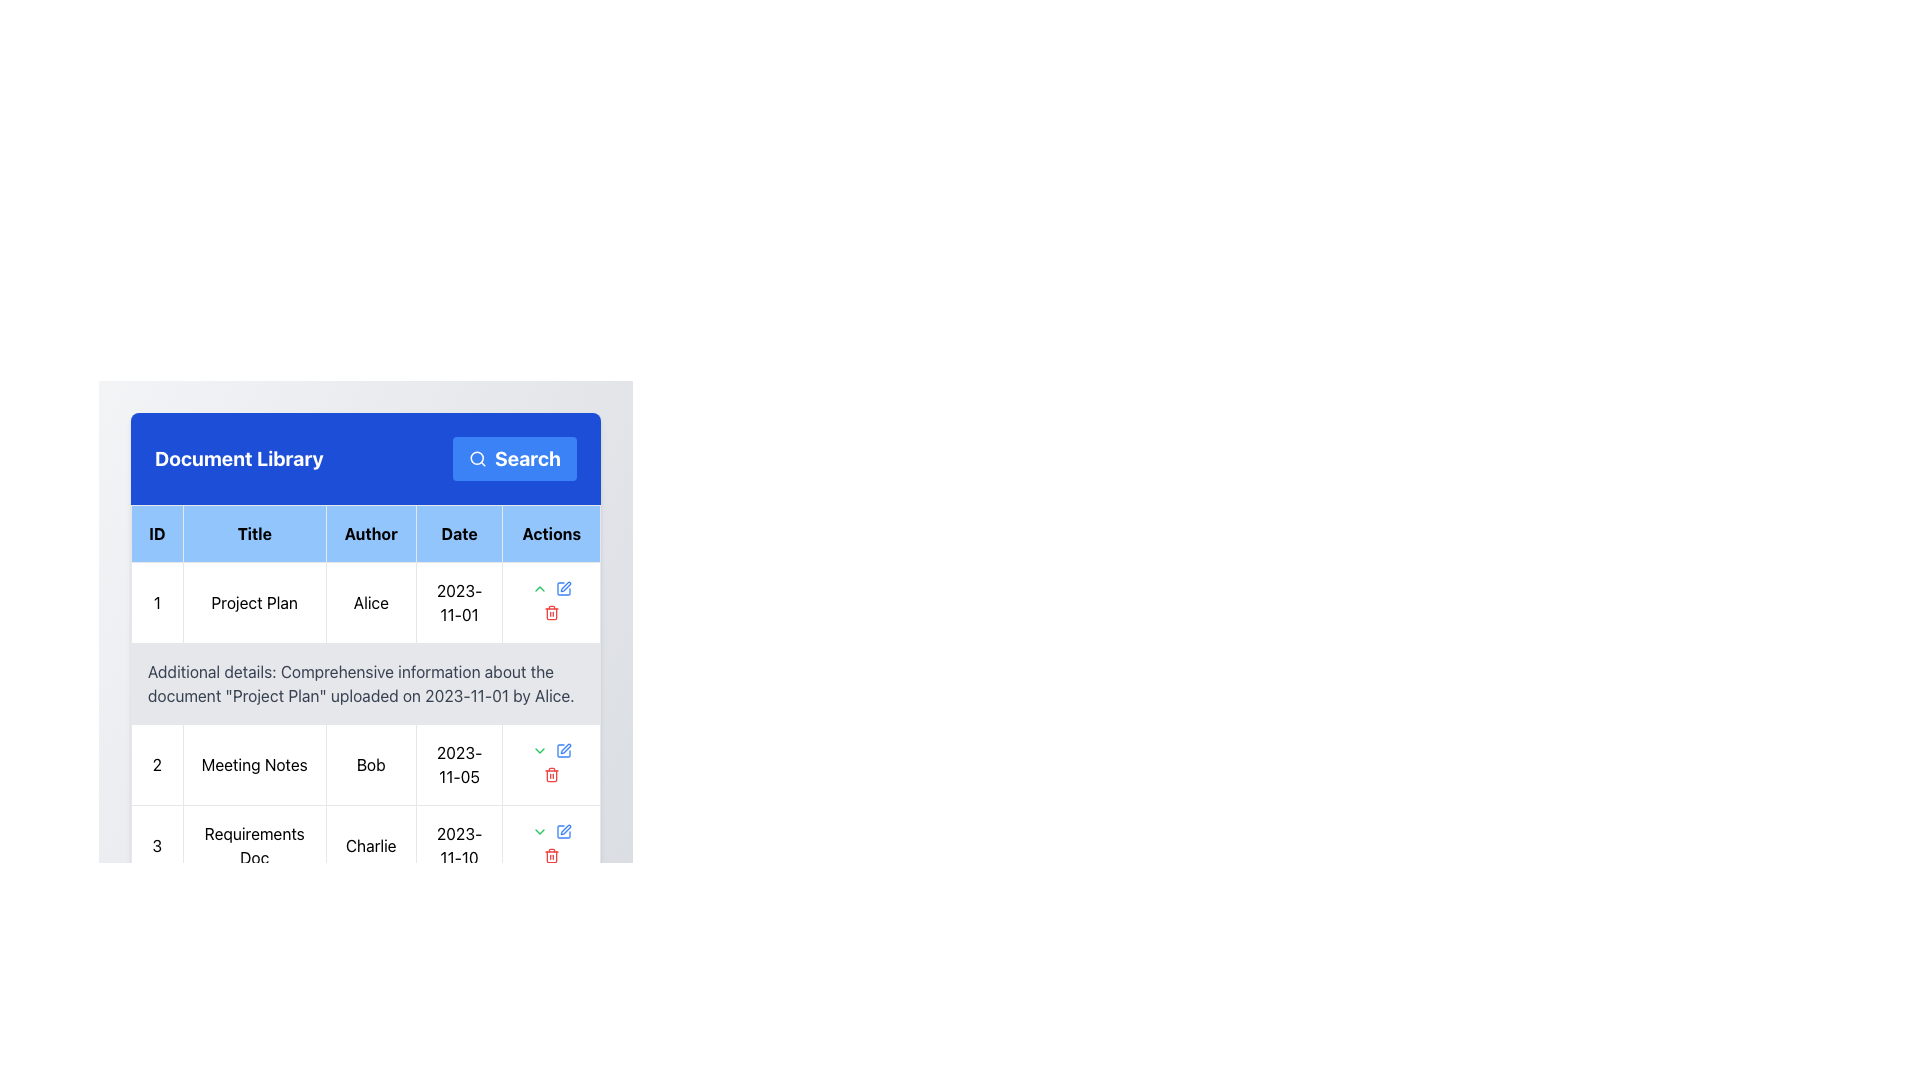 The width and height of the screenshot is (1920, 1080). I want to click on the search button located on the right side of the header labeled 'Document Library', so click(514, 459).